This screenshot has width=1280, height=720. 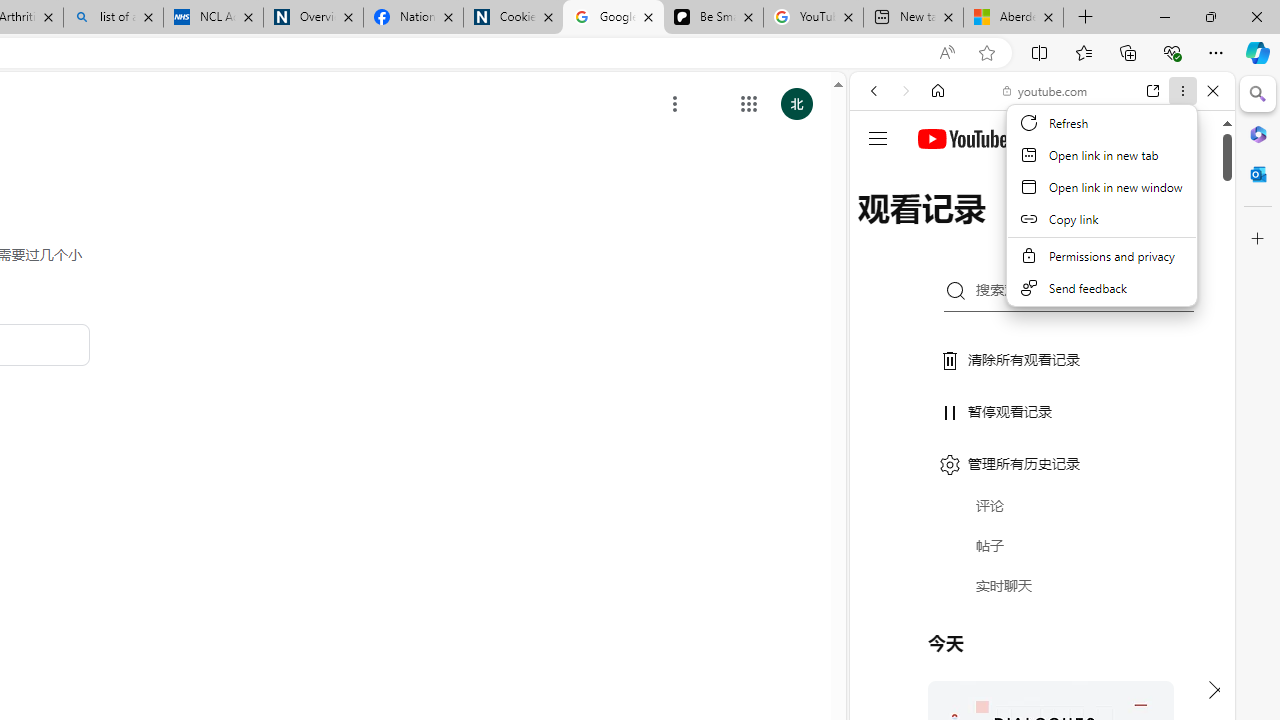 I want to click on 'youtube.com', so click(x=1045, y=91).